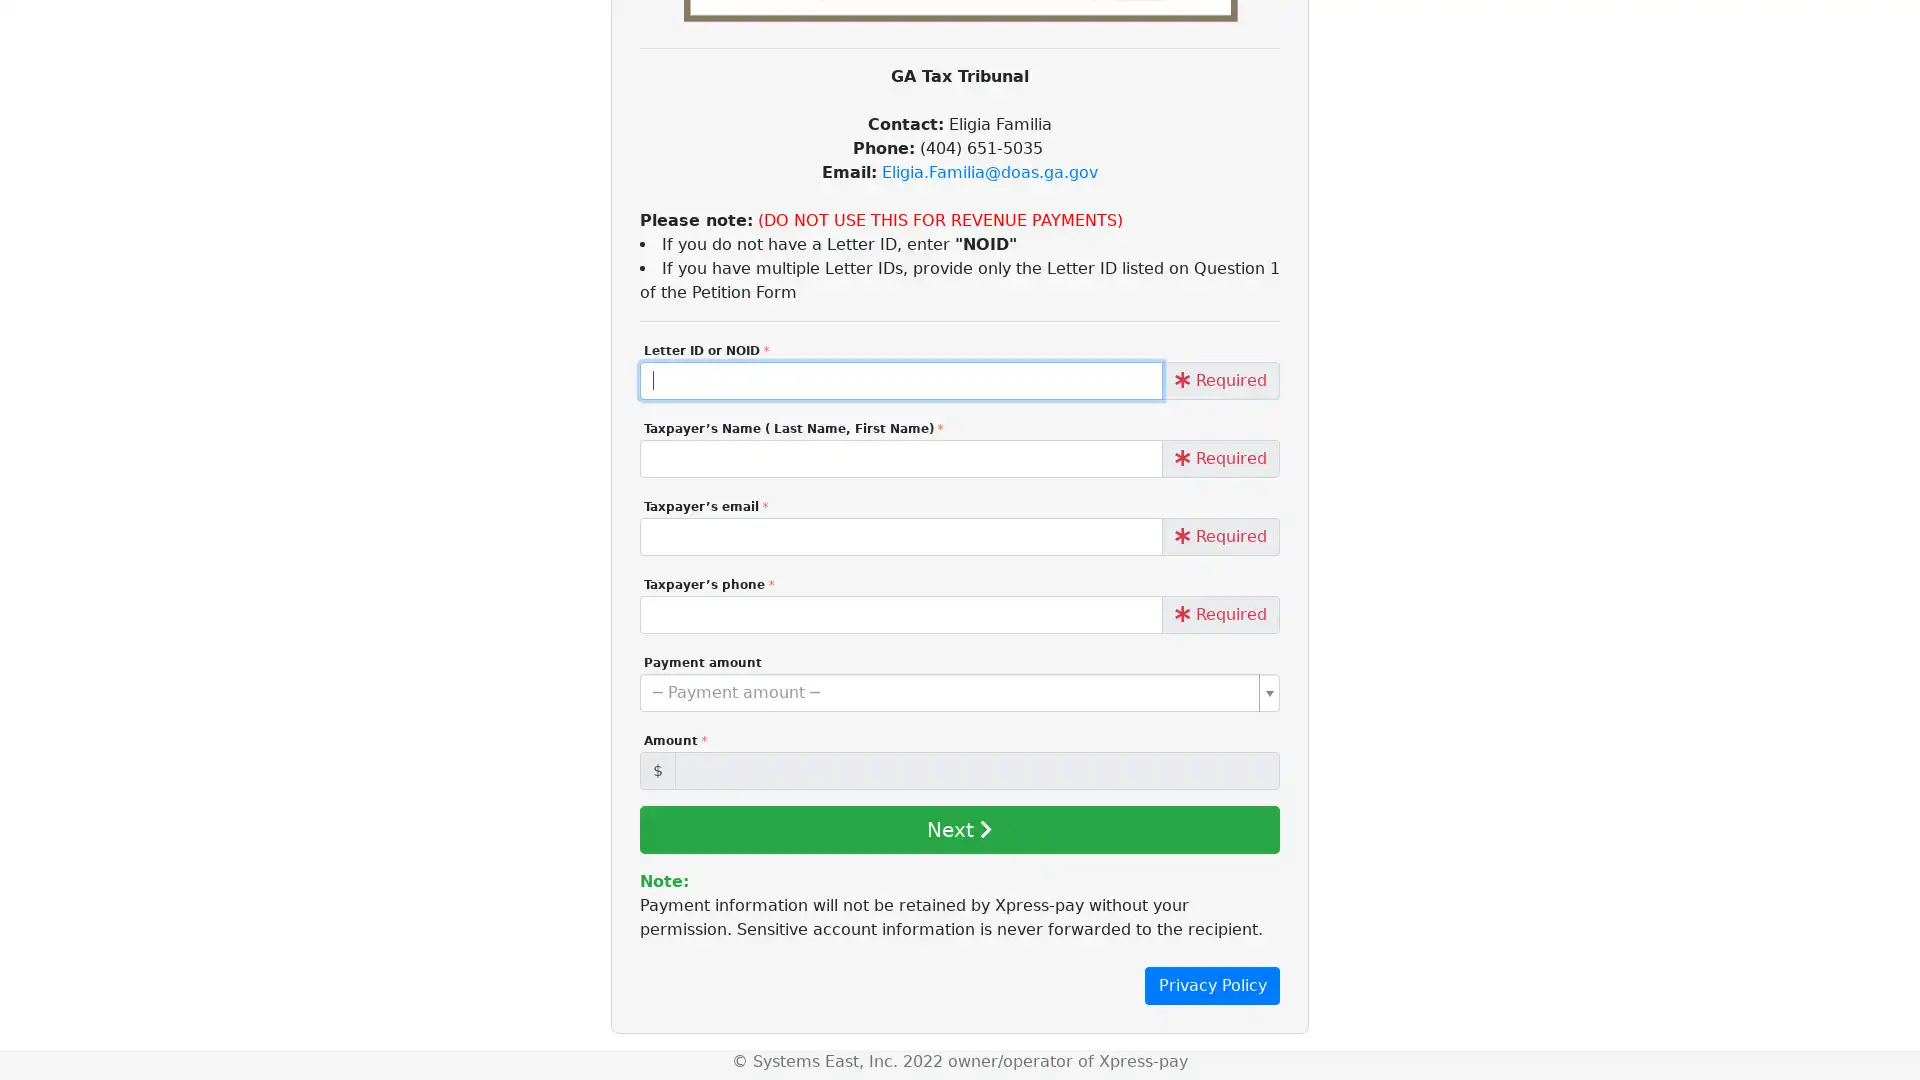  Describe the element at coordinates (1211, 985) in the screenshot. I see `Privacy Policy` at that location.